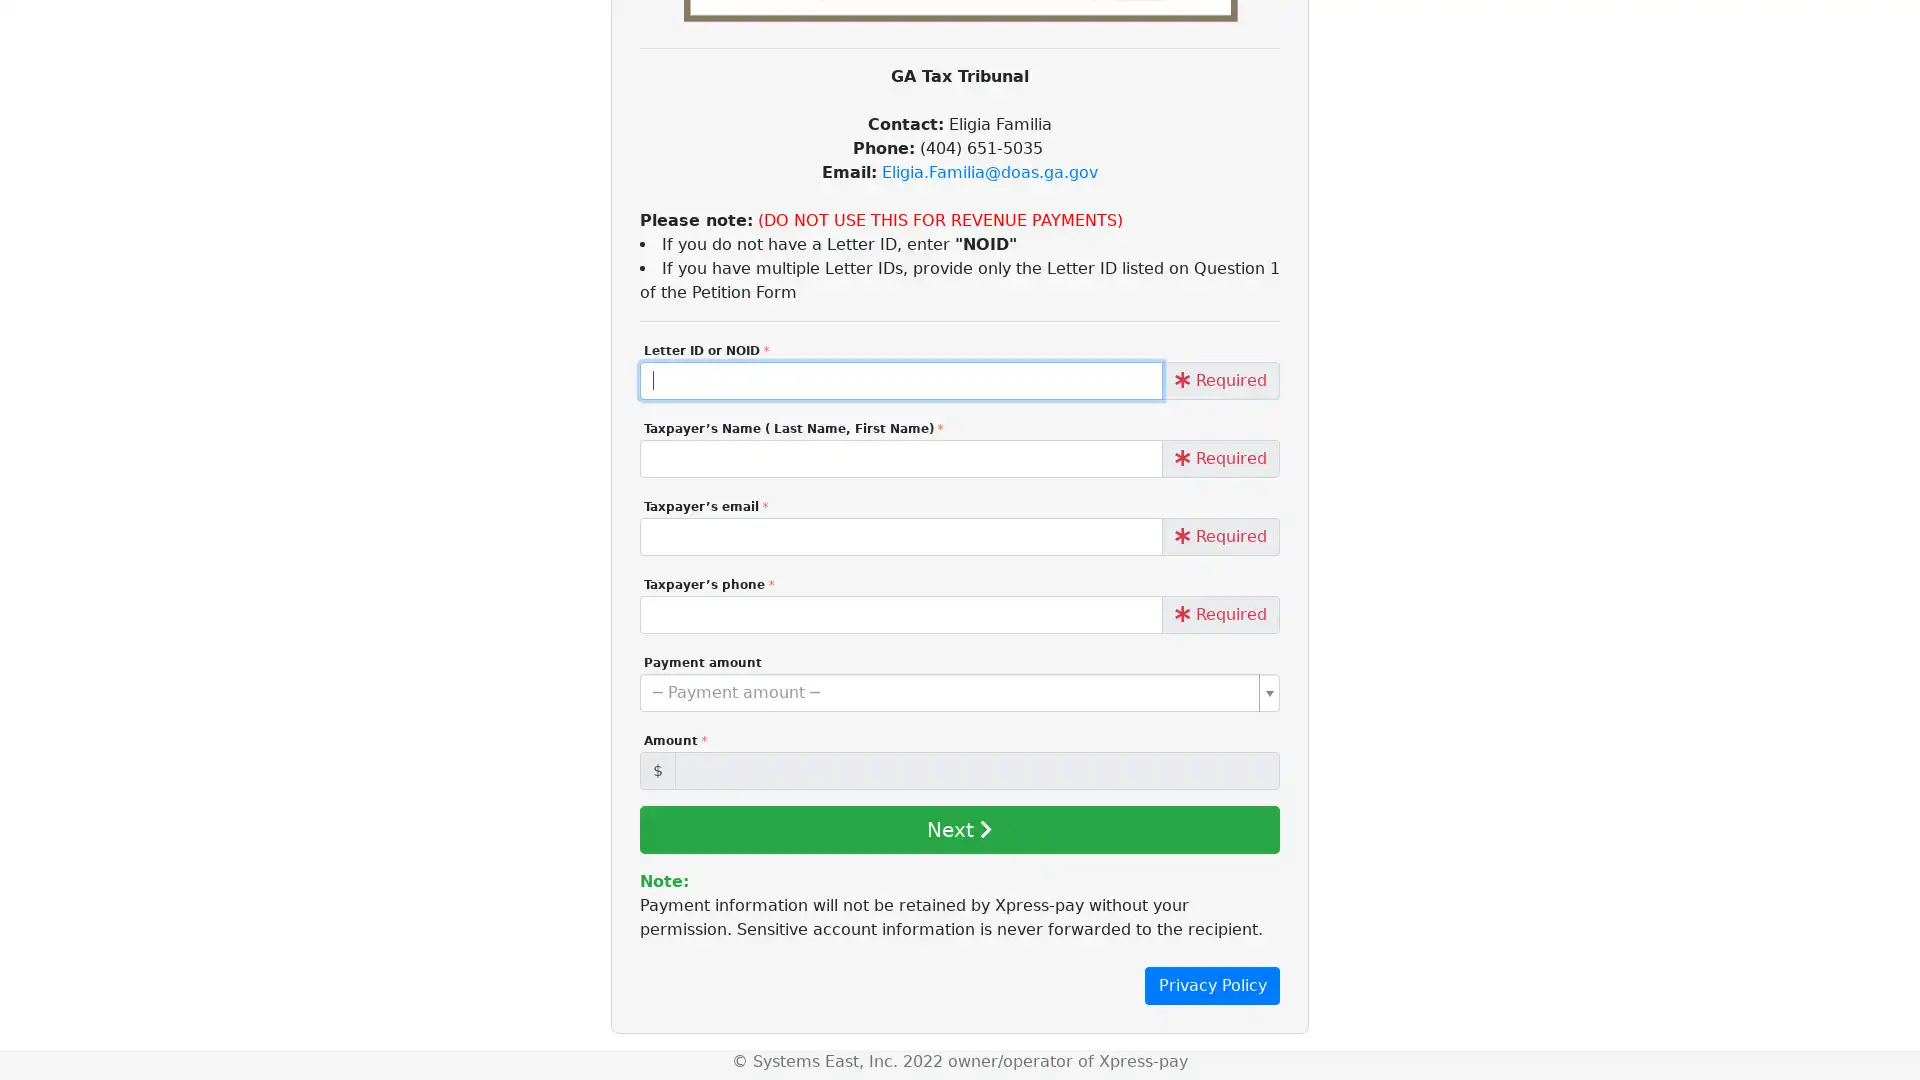  Describe the element at coordinates (1211, 985) in the screenshot. I see `Privacy Policy` at that location.